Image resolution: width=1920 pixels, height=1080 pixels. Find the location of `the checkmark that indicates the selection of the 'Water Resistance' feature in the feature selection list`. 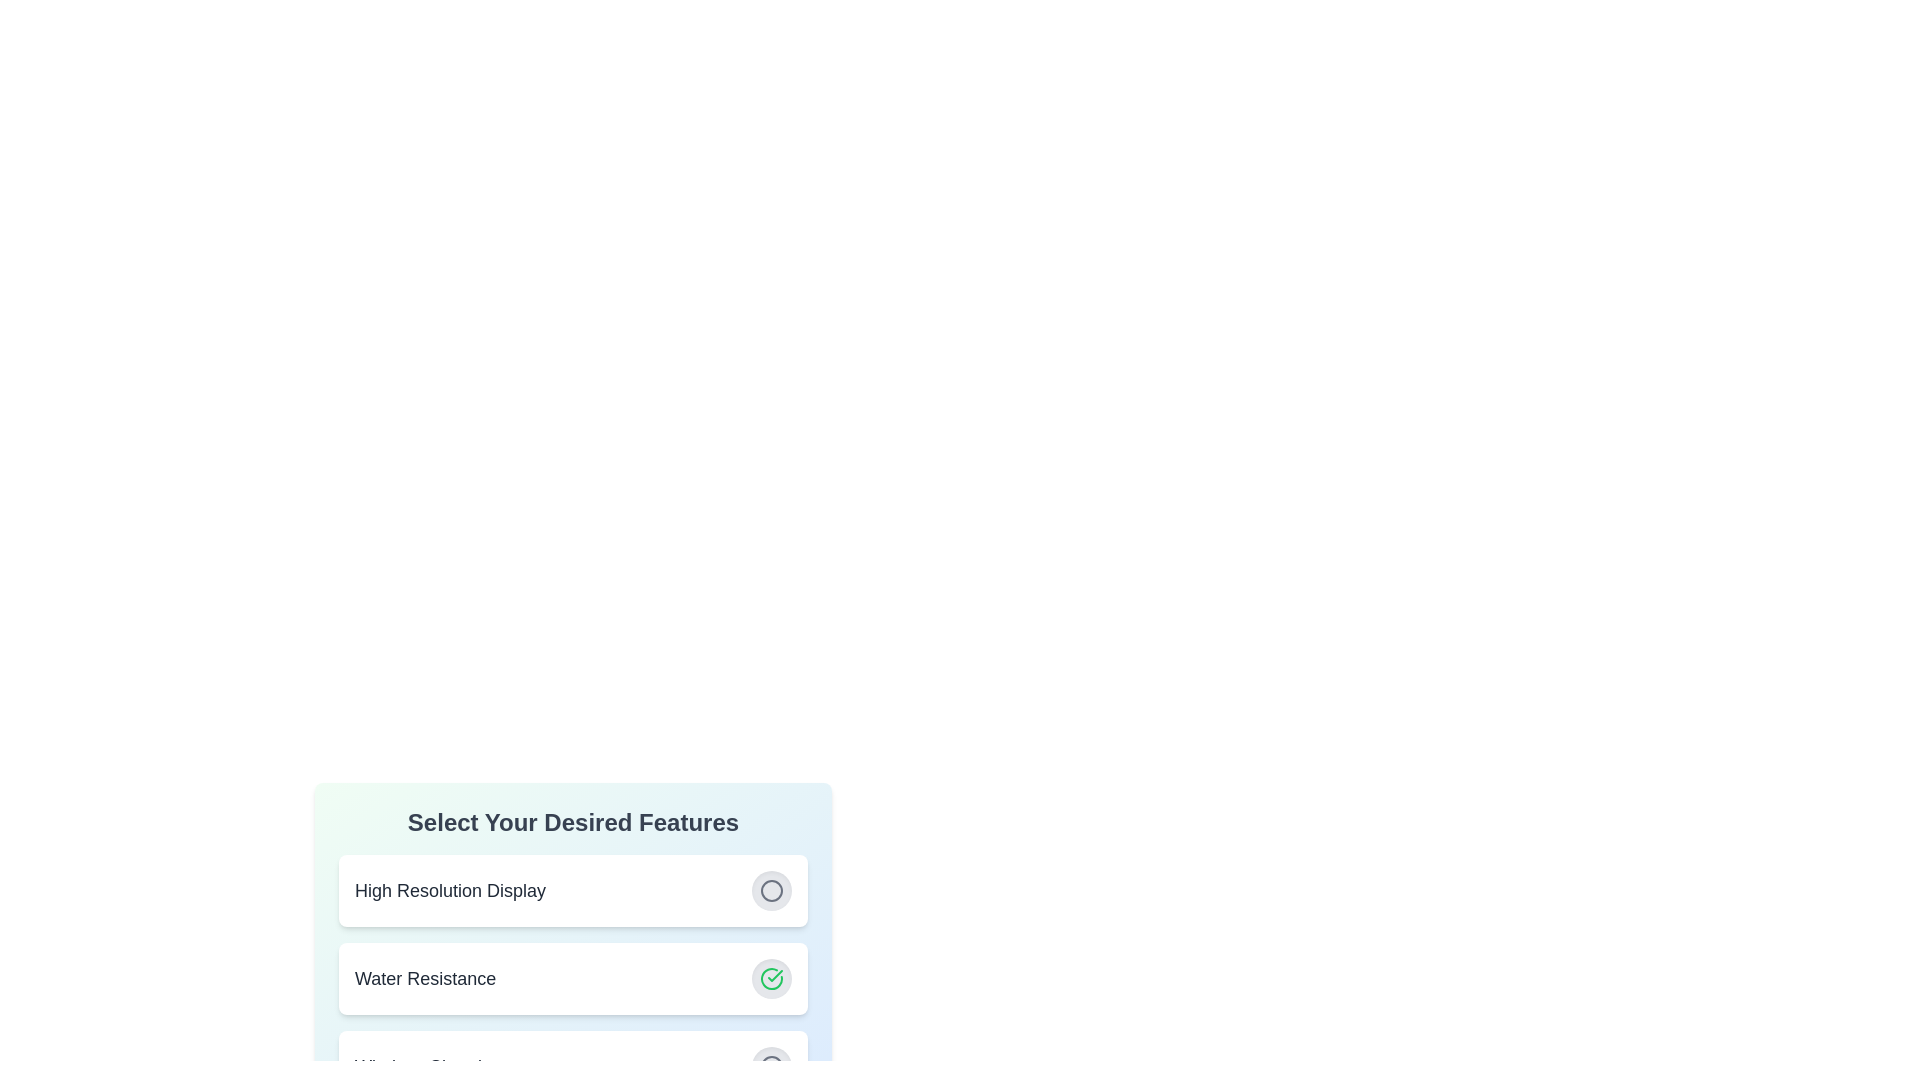

the checkmark that indicates the selection of the 'Water Resistance' feature in the feature selection list is located at coordinates (774, 974).